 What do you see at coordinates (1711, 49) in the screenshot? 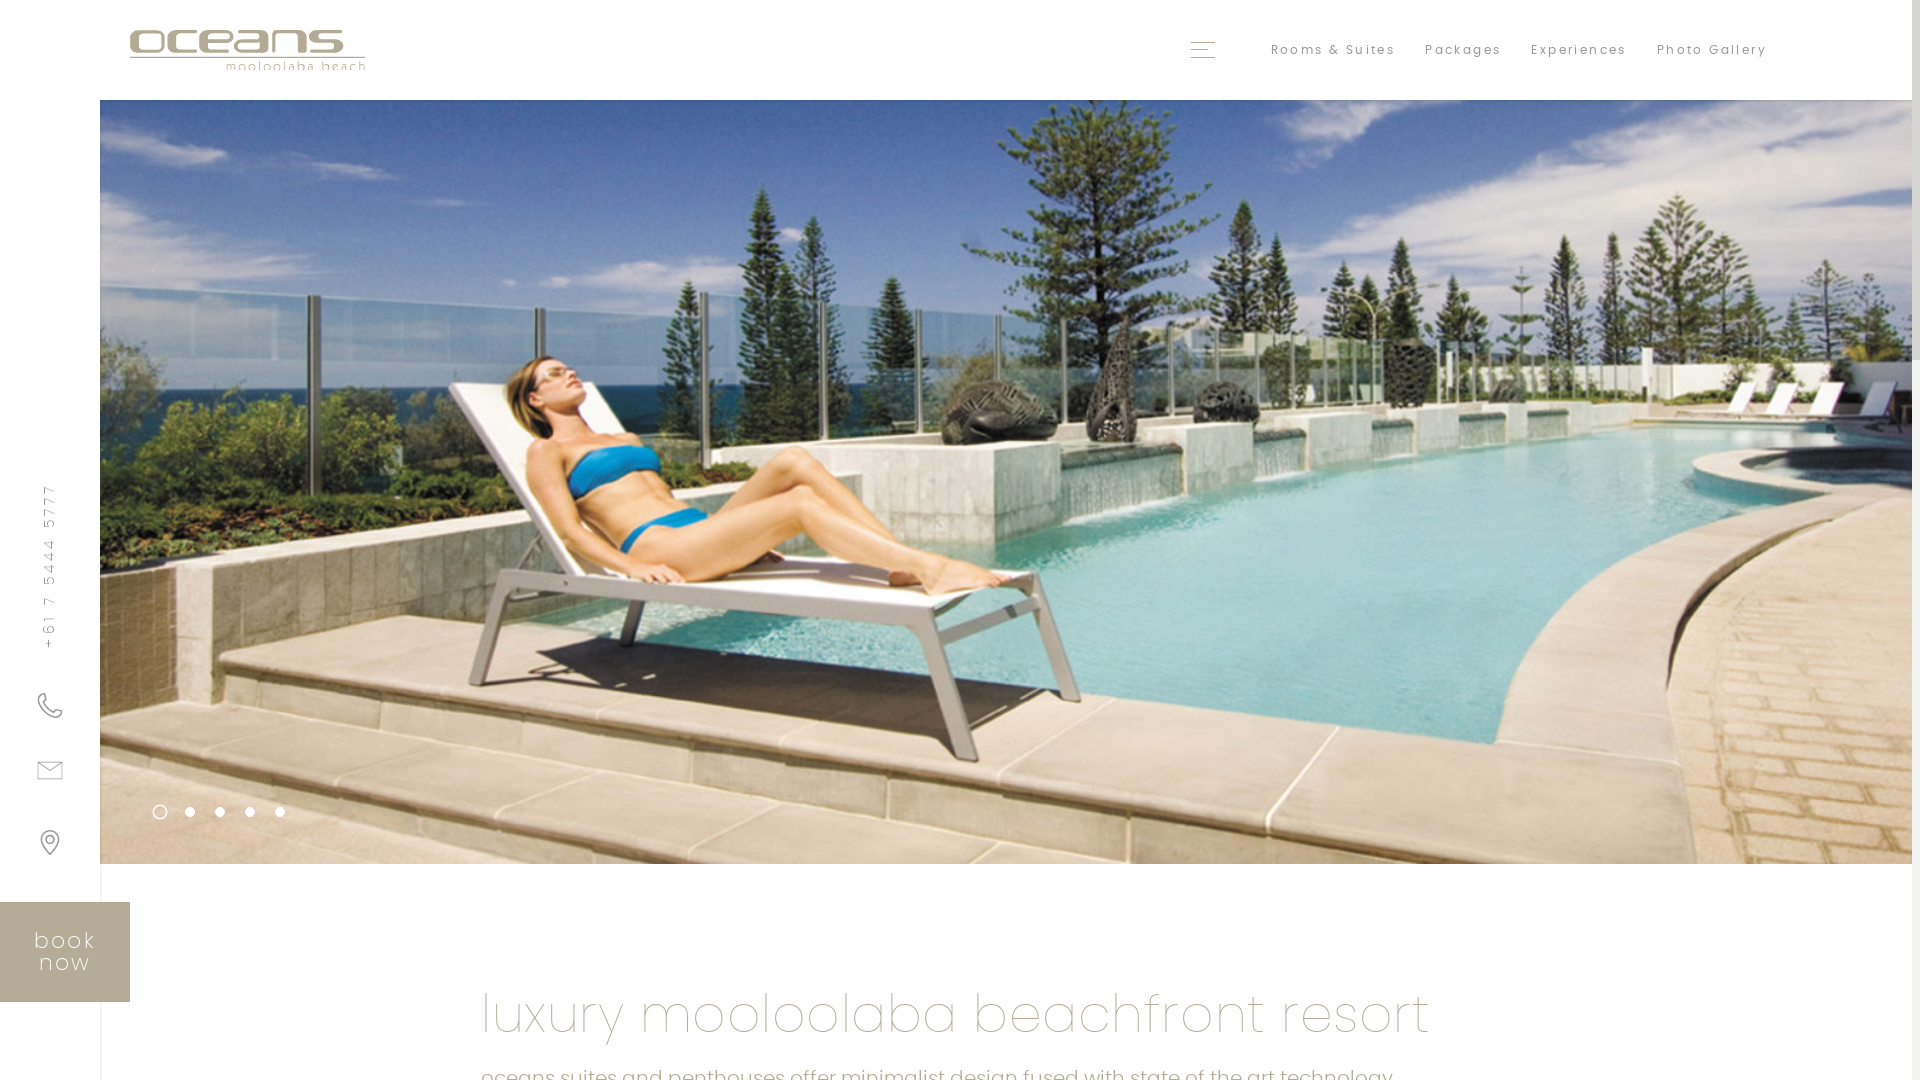
I see `'Photo Gallery'` at bounding box center [1711, 49].